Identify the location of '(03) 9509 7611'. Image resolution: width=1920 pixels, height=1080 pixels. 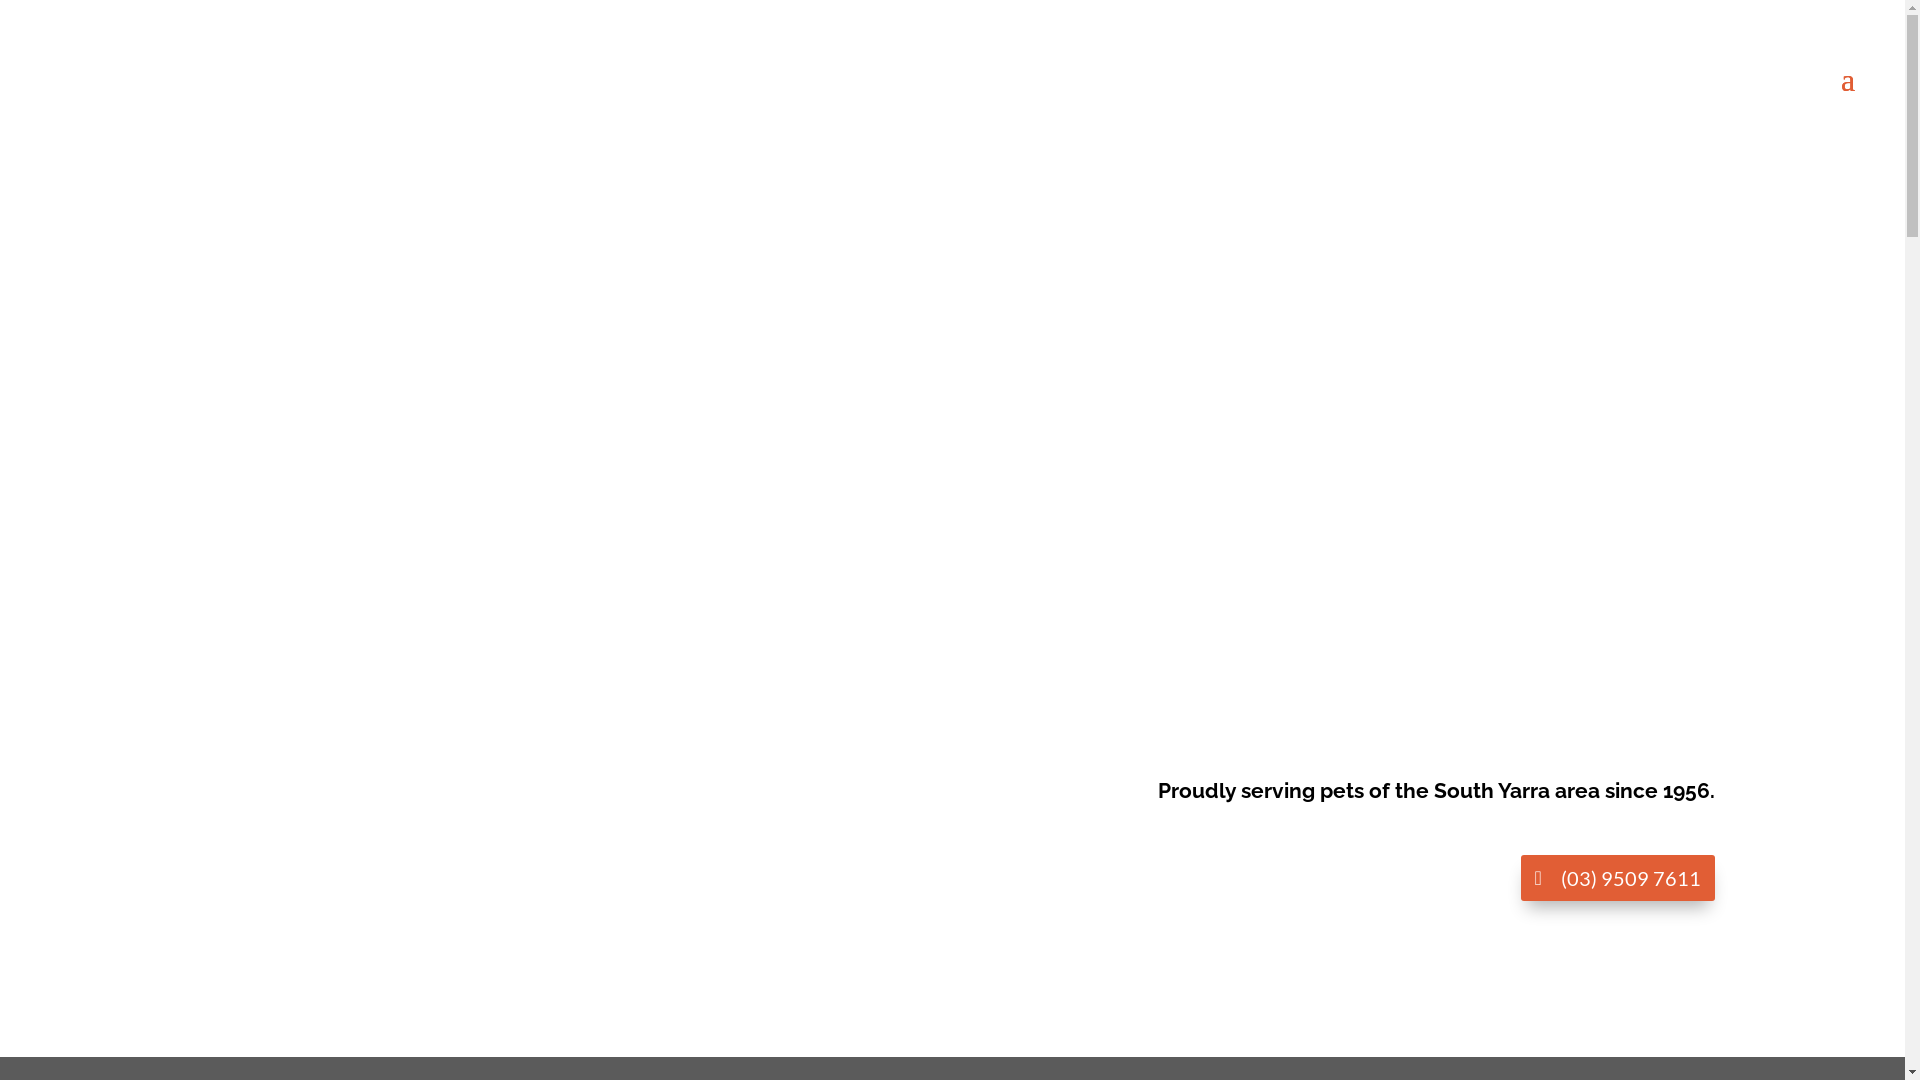
(1520, 877).